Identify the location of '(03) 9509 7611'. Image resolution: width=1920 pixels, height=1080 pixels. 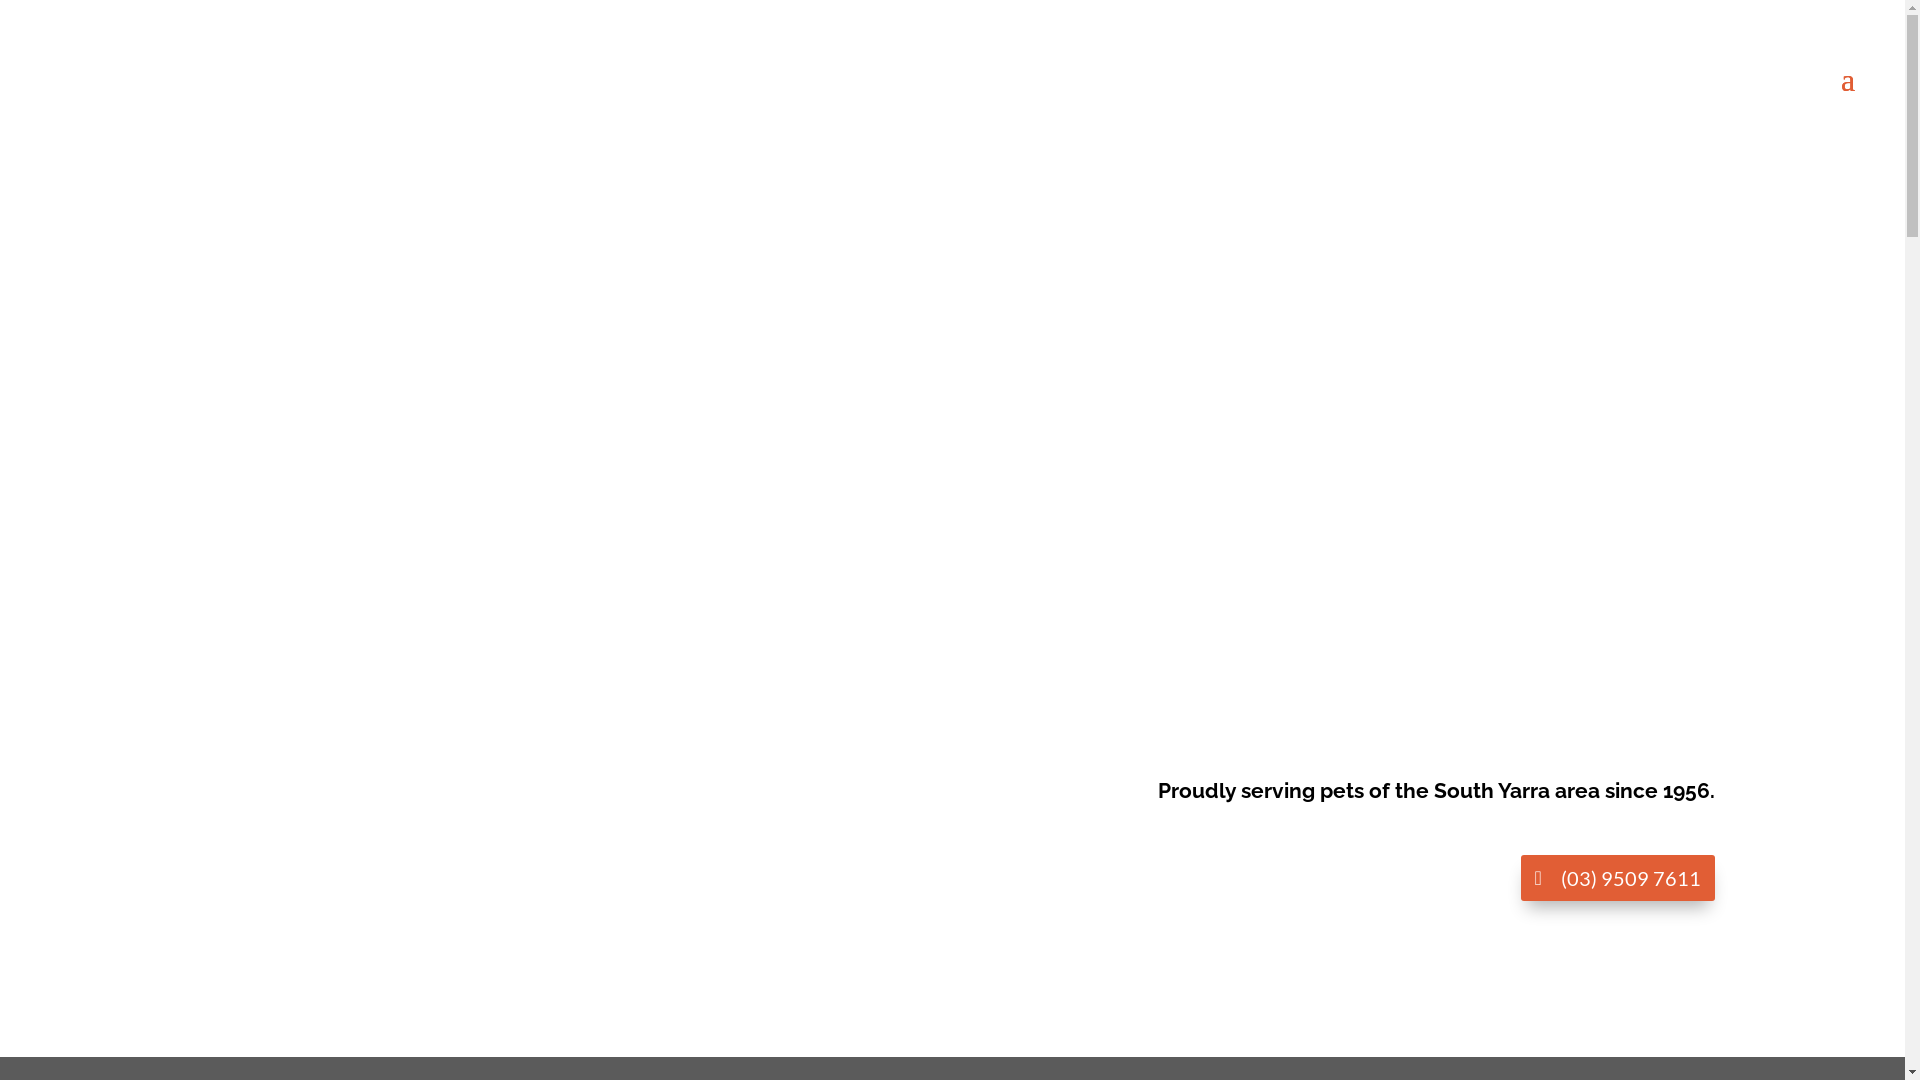
(1520, 877).